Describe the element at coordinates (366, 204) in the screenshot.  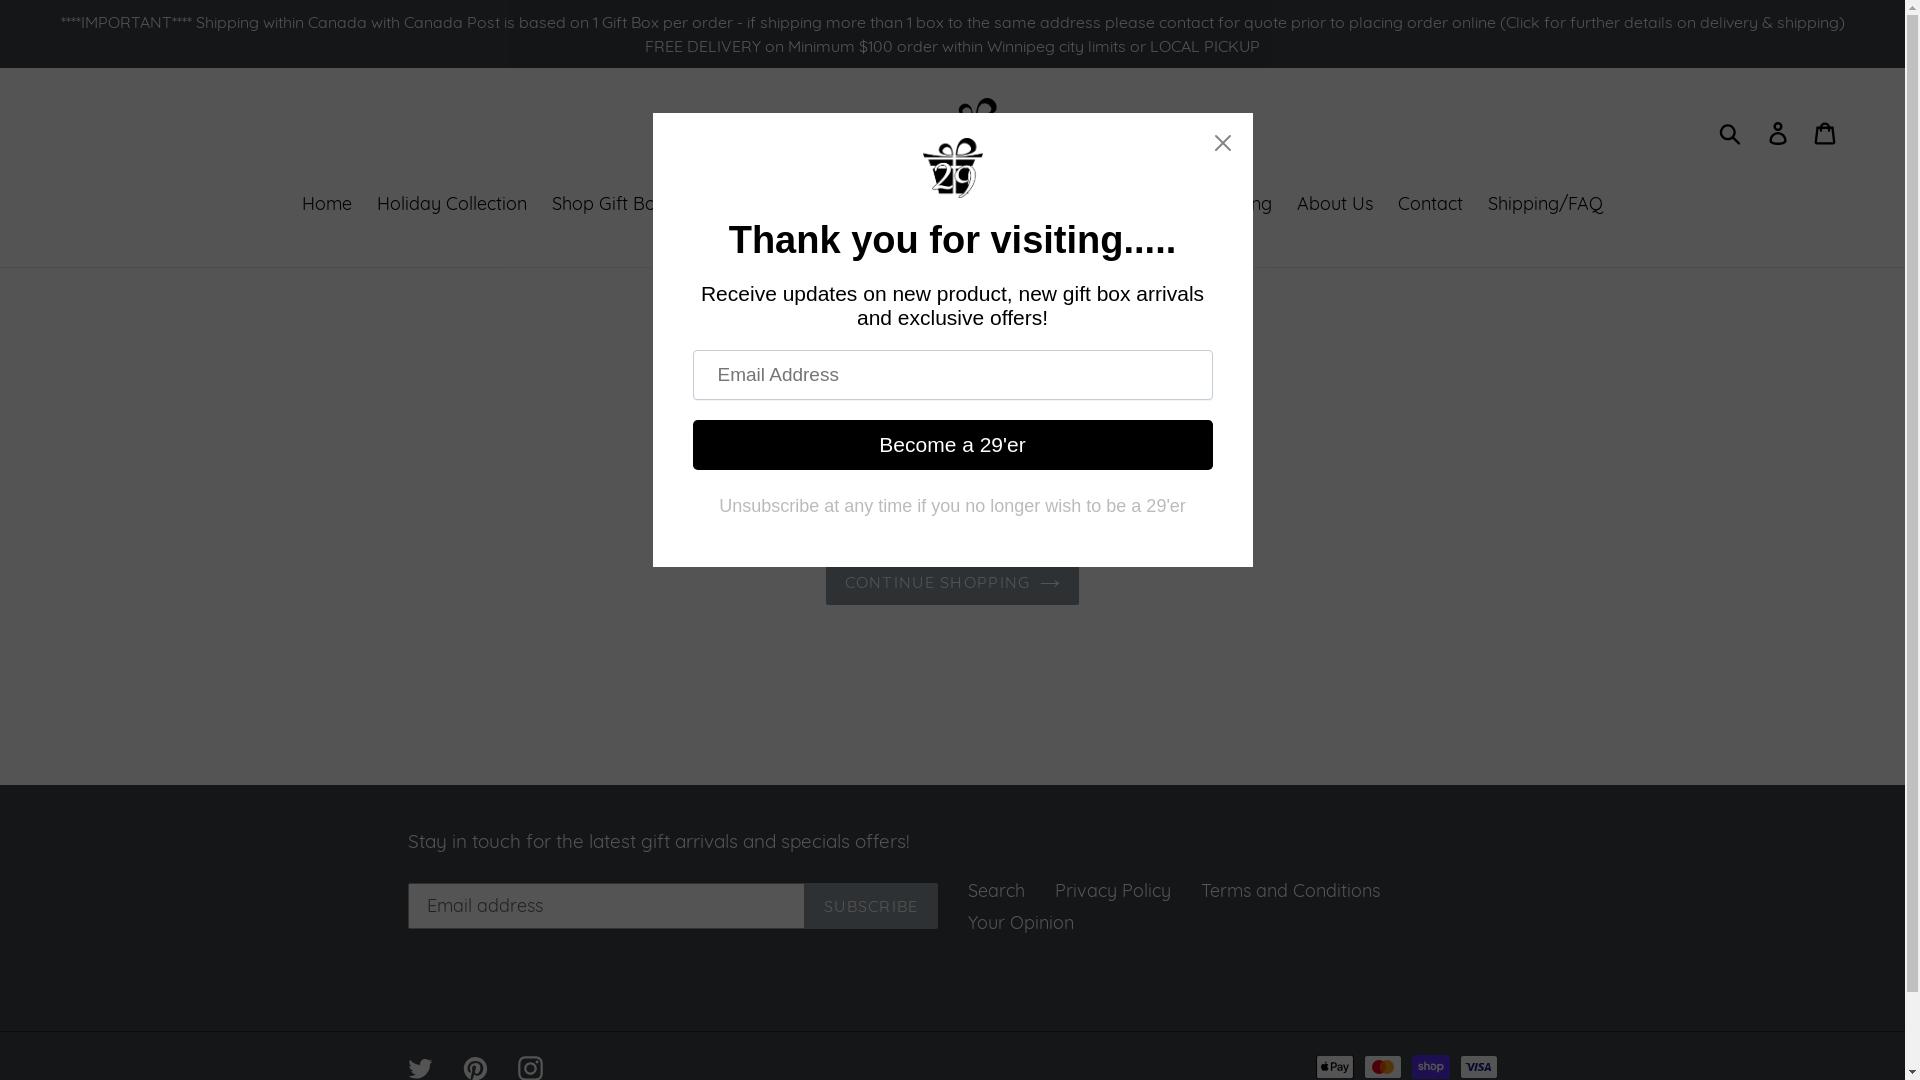
I see `'Holiday Collection'` at that location.